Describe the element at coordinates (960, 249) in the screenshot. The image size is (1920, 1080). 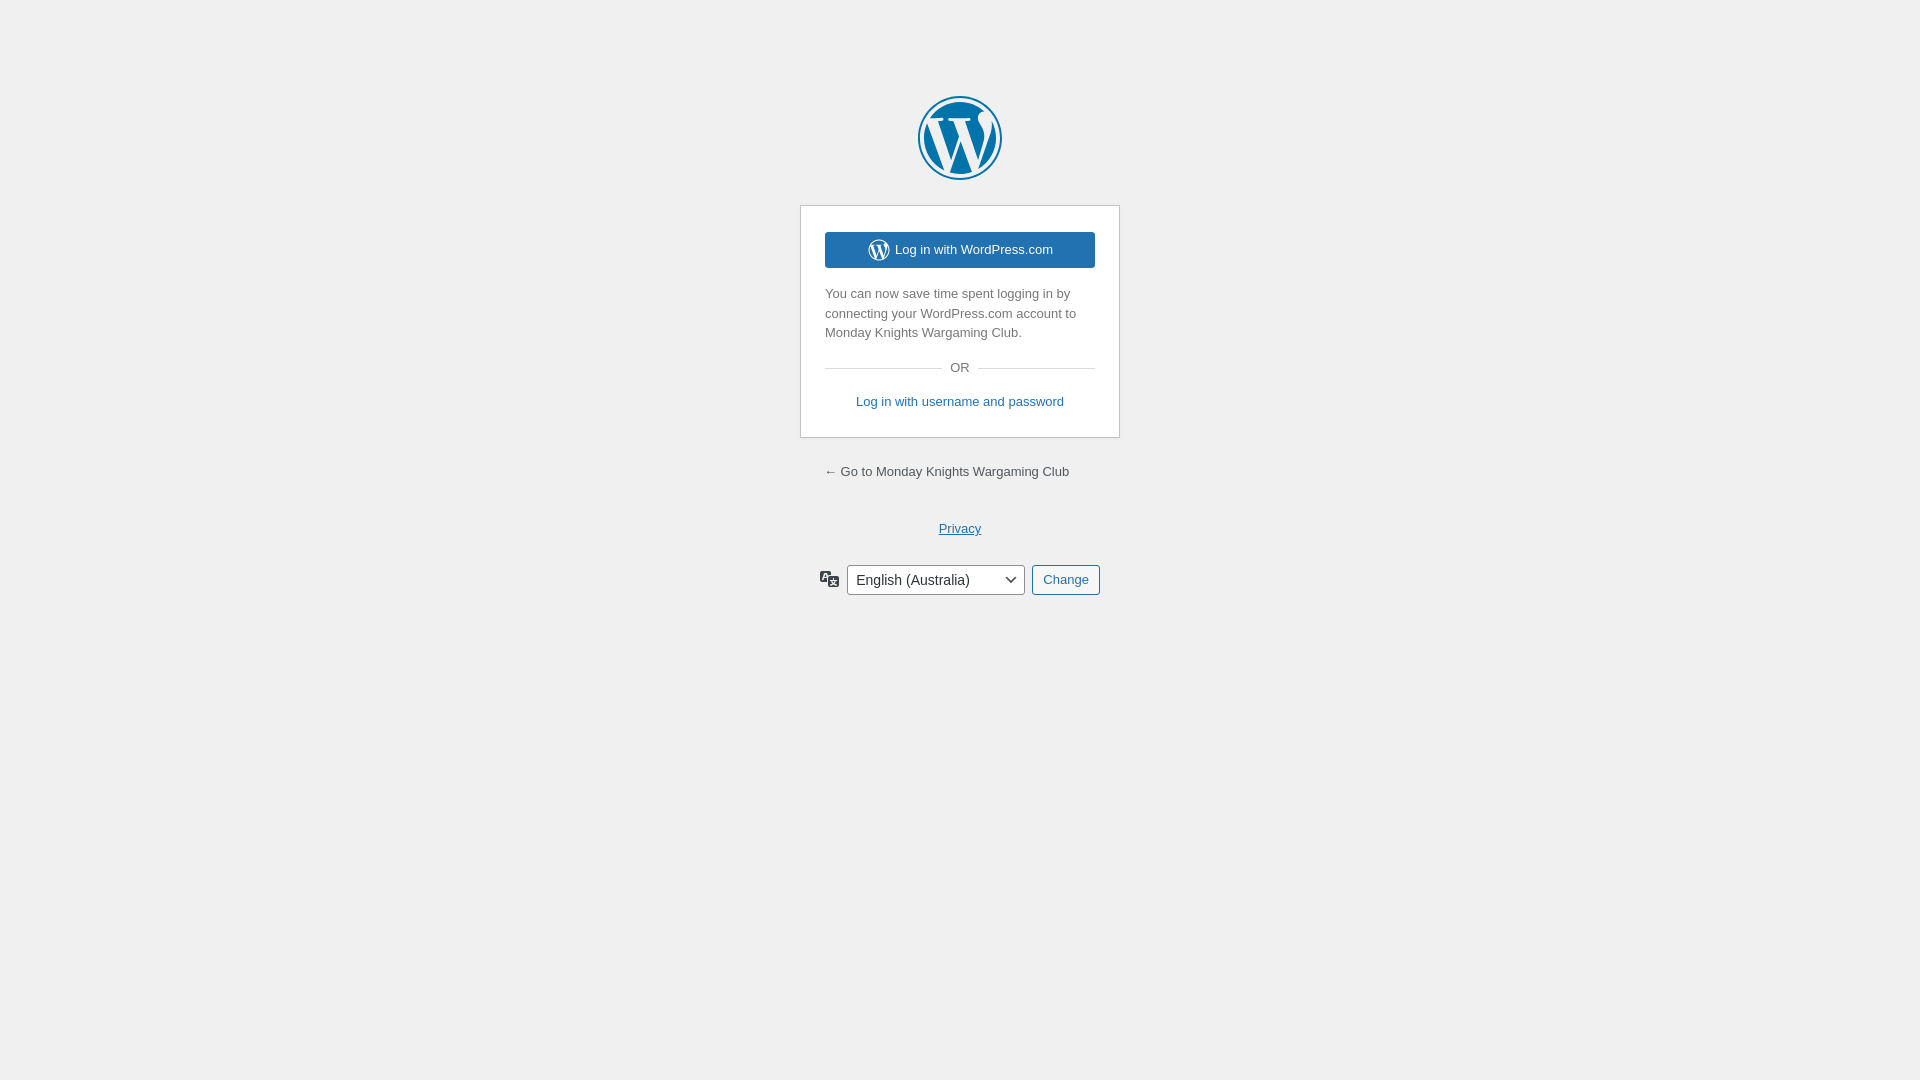
I see `'Log in with WordPress.com'` at that location.